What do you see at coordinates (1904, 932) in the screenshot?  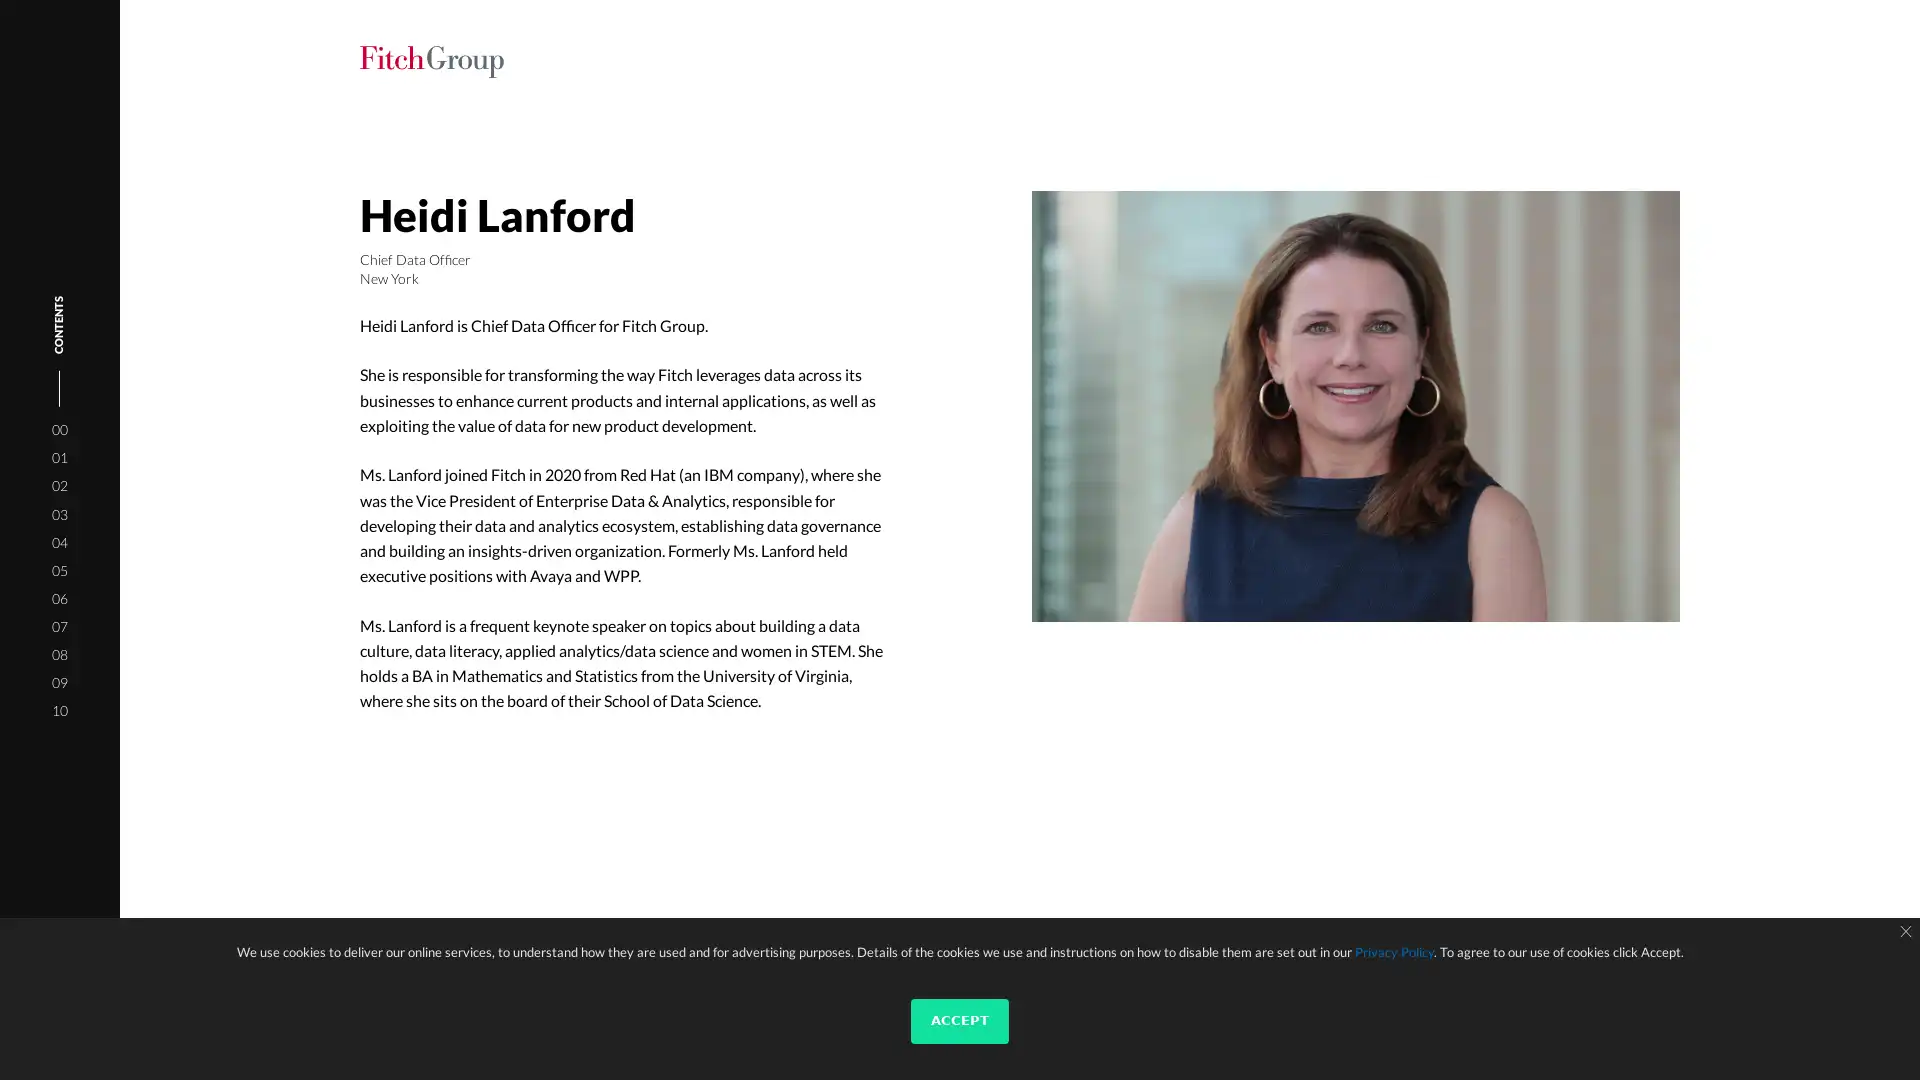 I see `close dialog` at bounding box center [1904, 932].